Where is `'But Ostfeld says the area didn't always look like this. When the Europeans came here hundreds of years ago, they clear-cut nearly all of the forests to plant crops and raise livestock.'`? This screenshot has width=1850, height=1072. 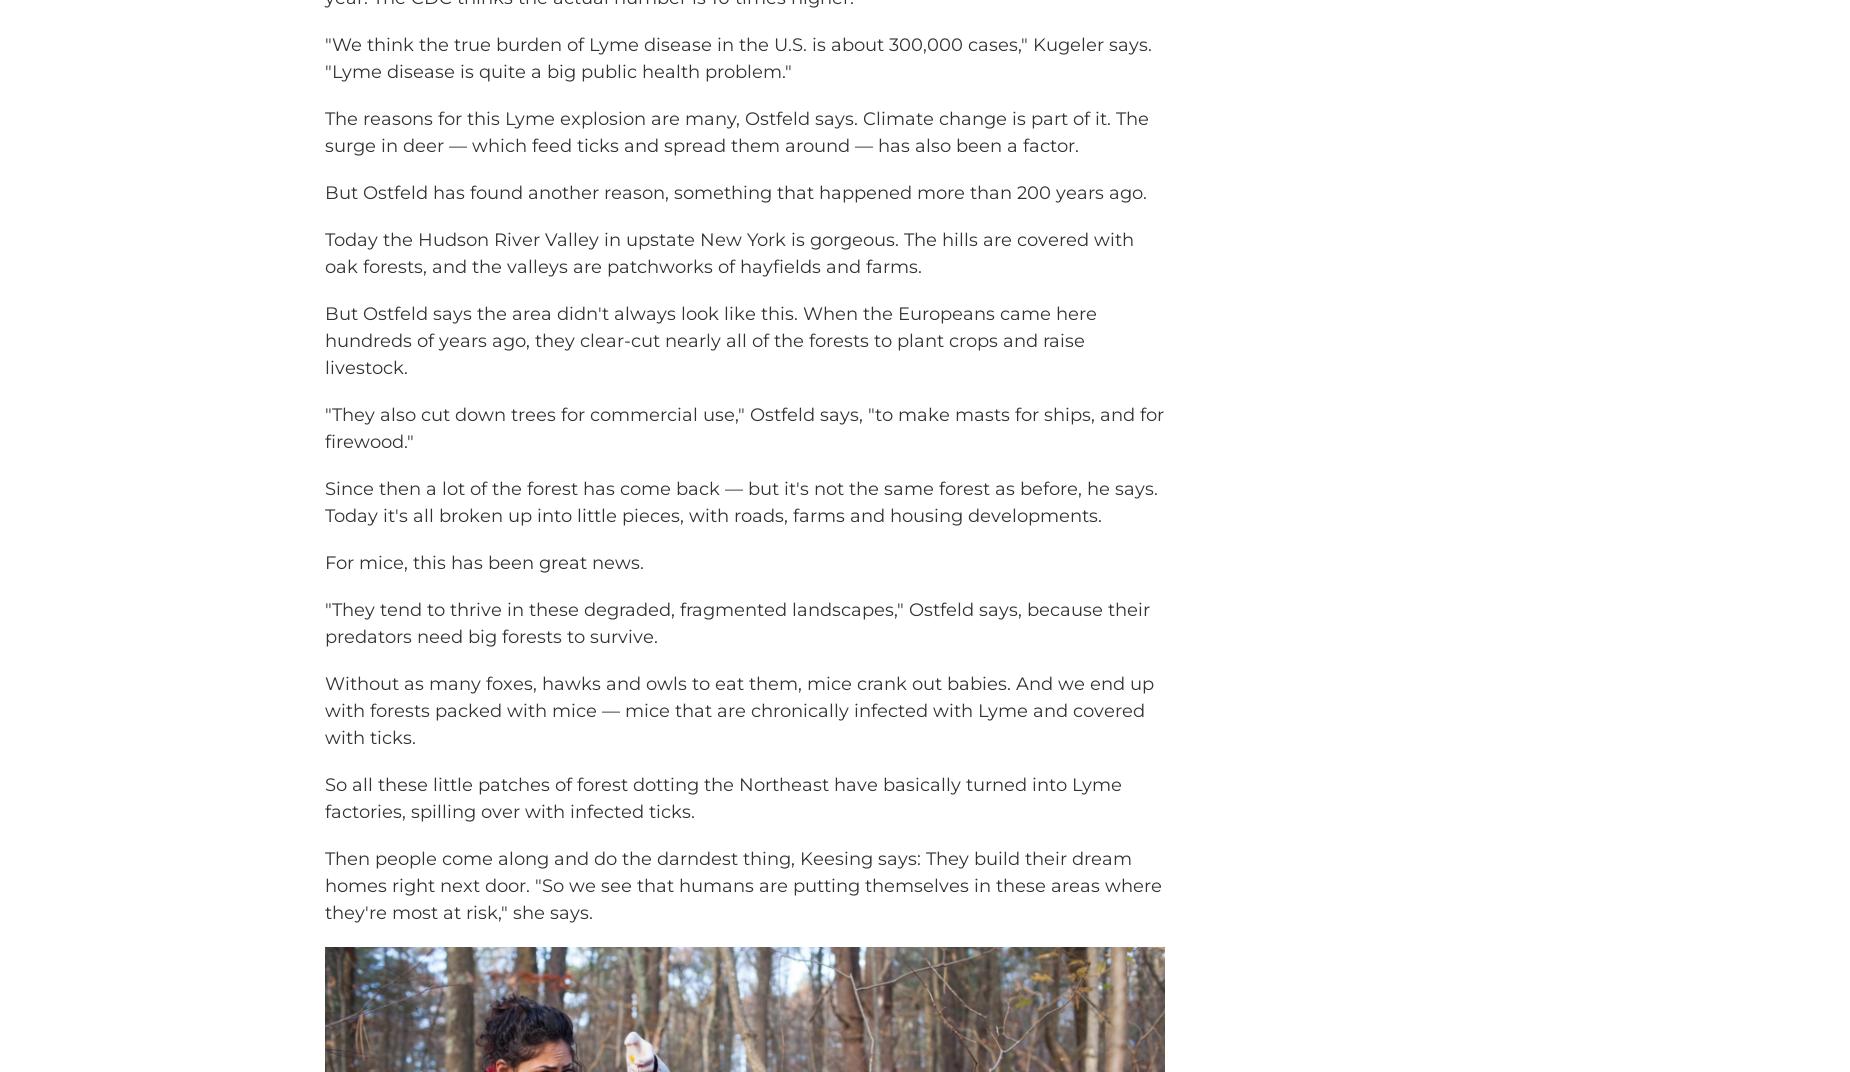 'But Ostfeld says the area didn't always look like this. When the Europeans came here hundreds of years ago, they clear-cut nearly all of the forests to plant crops and raise livestock.' is located at coordinates (710, 369).